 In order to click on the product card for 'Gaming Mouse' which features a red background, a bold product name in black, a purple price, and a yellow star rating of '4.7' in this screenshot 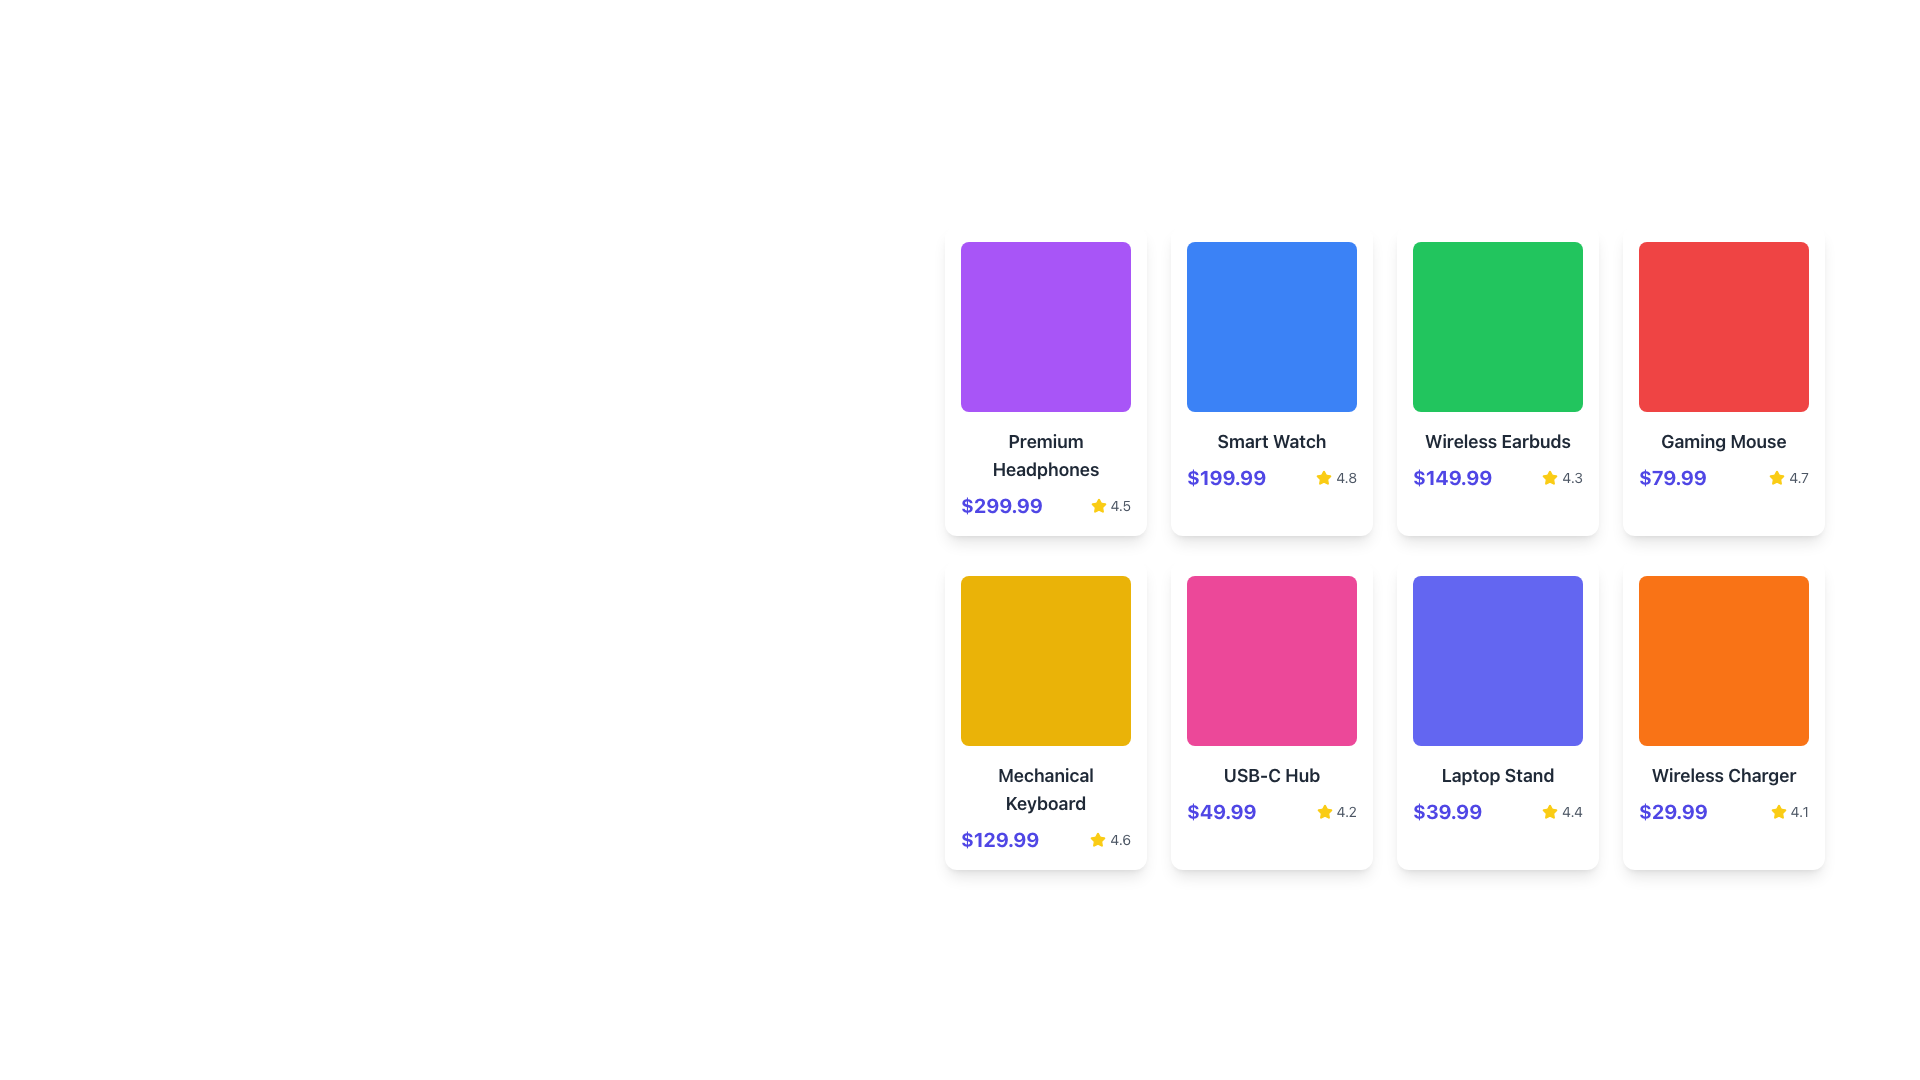, I will do `click(1722, 381)`.